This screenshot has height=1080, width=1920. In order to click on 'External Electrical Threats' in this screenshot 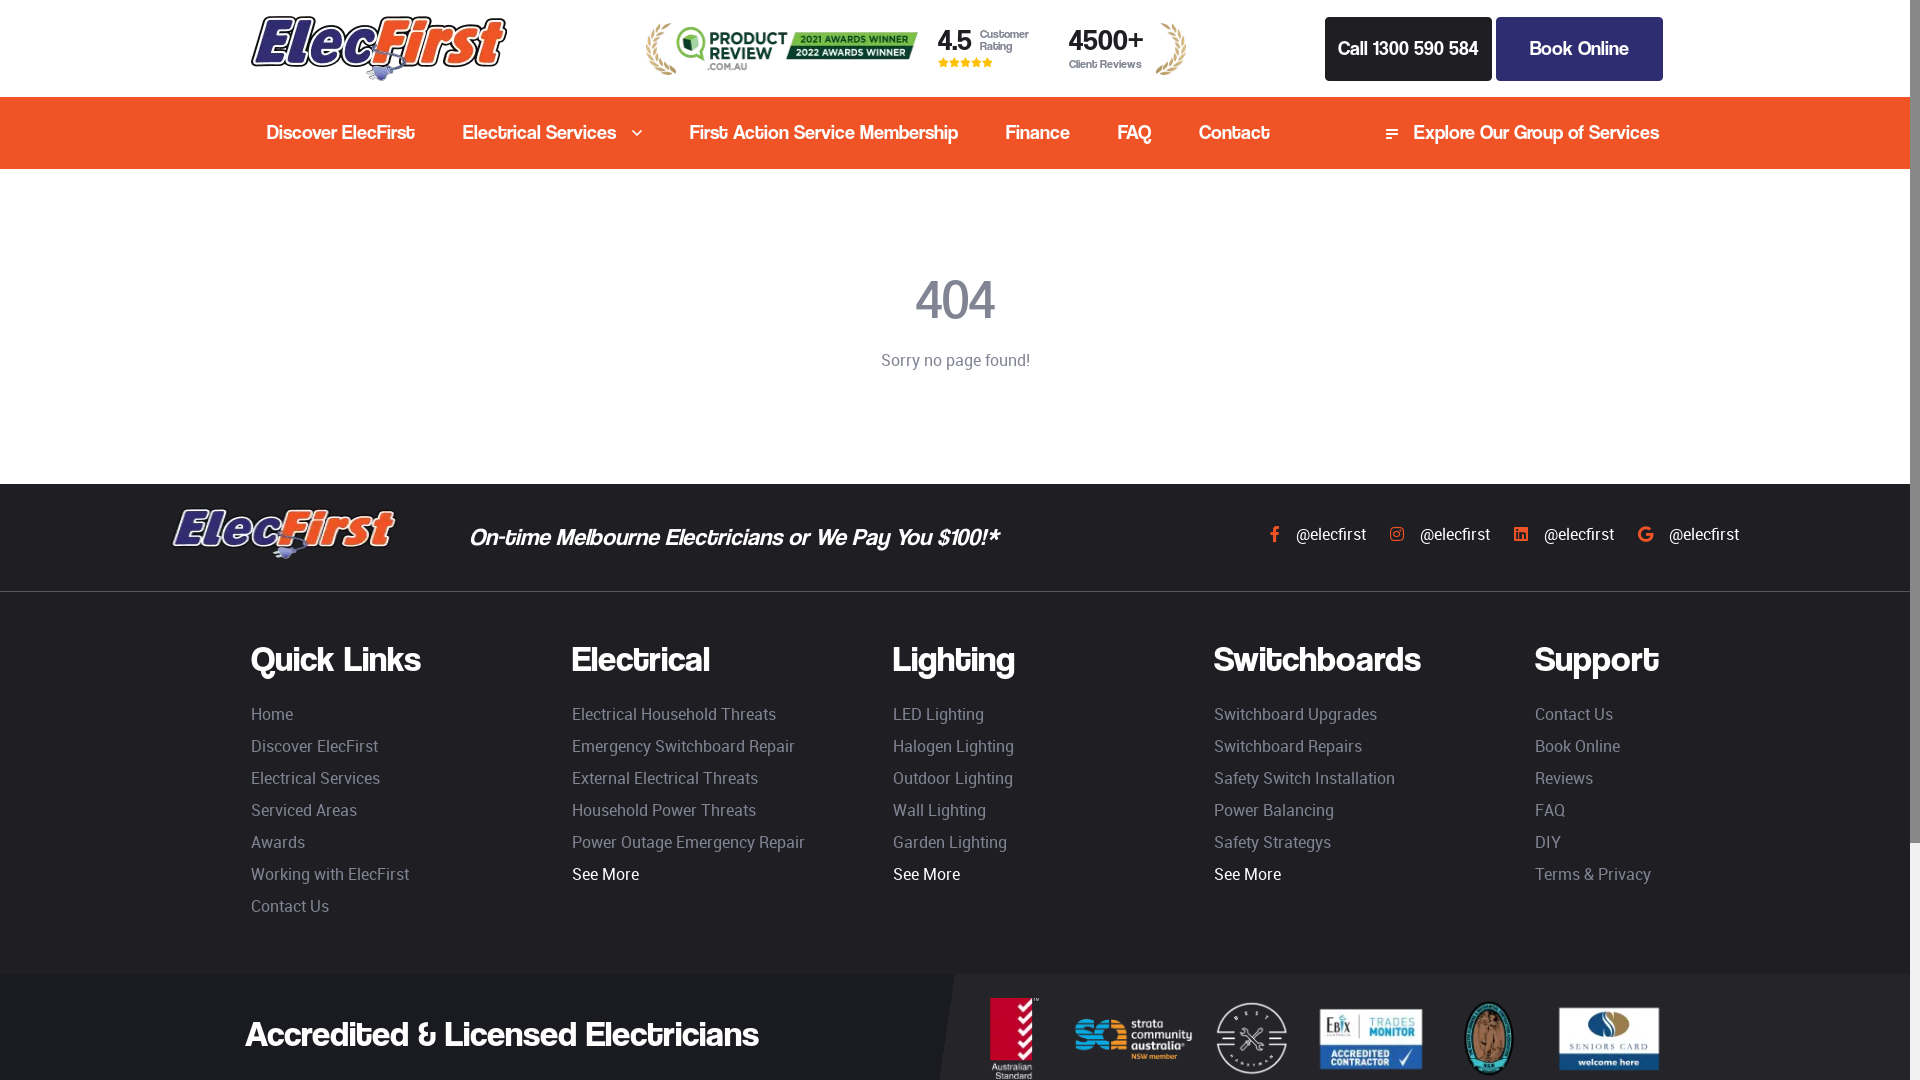, I will do `click(665, 777)`.